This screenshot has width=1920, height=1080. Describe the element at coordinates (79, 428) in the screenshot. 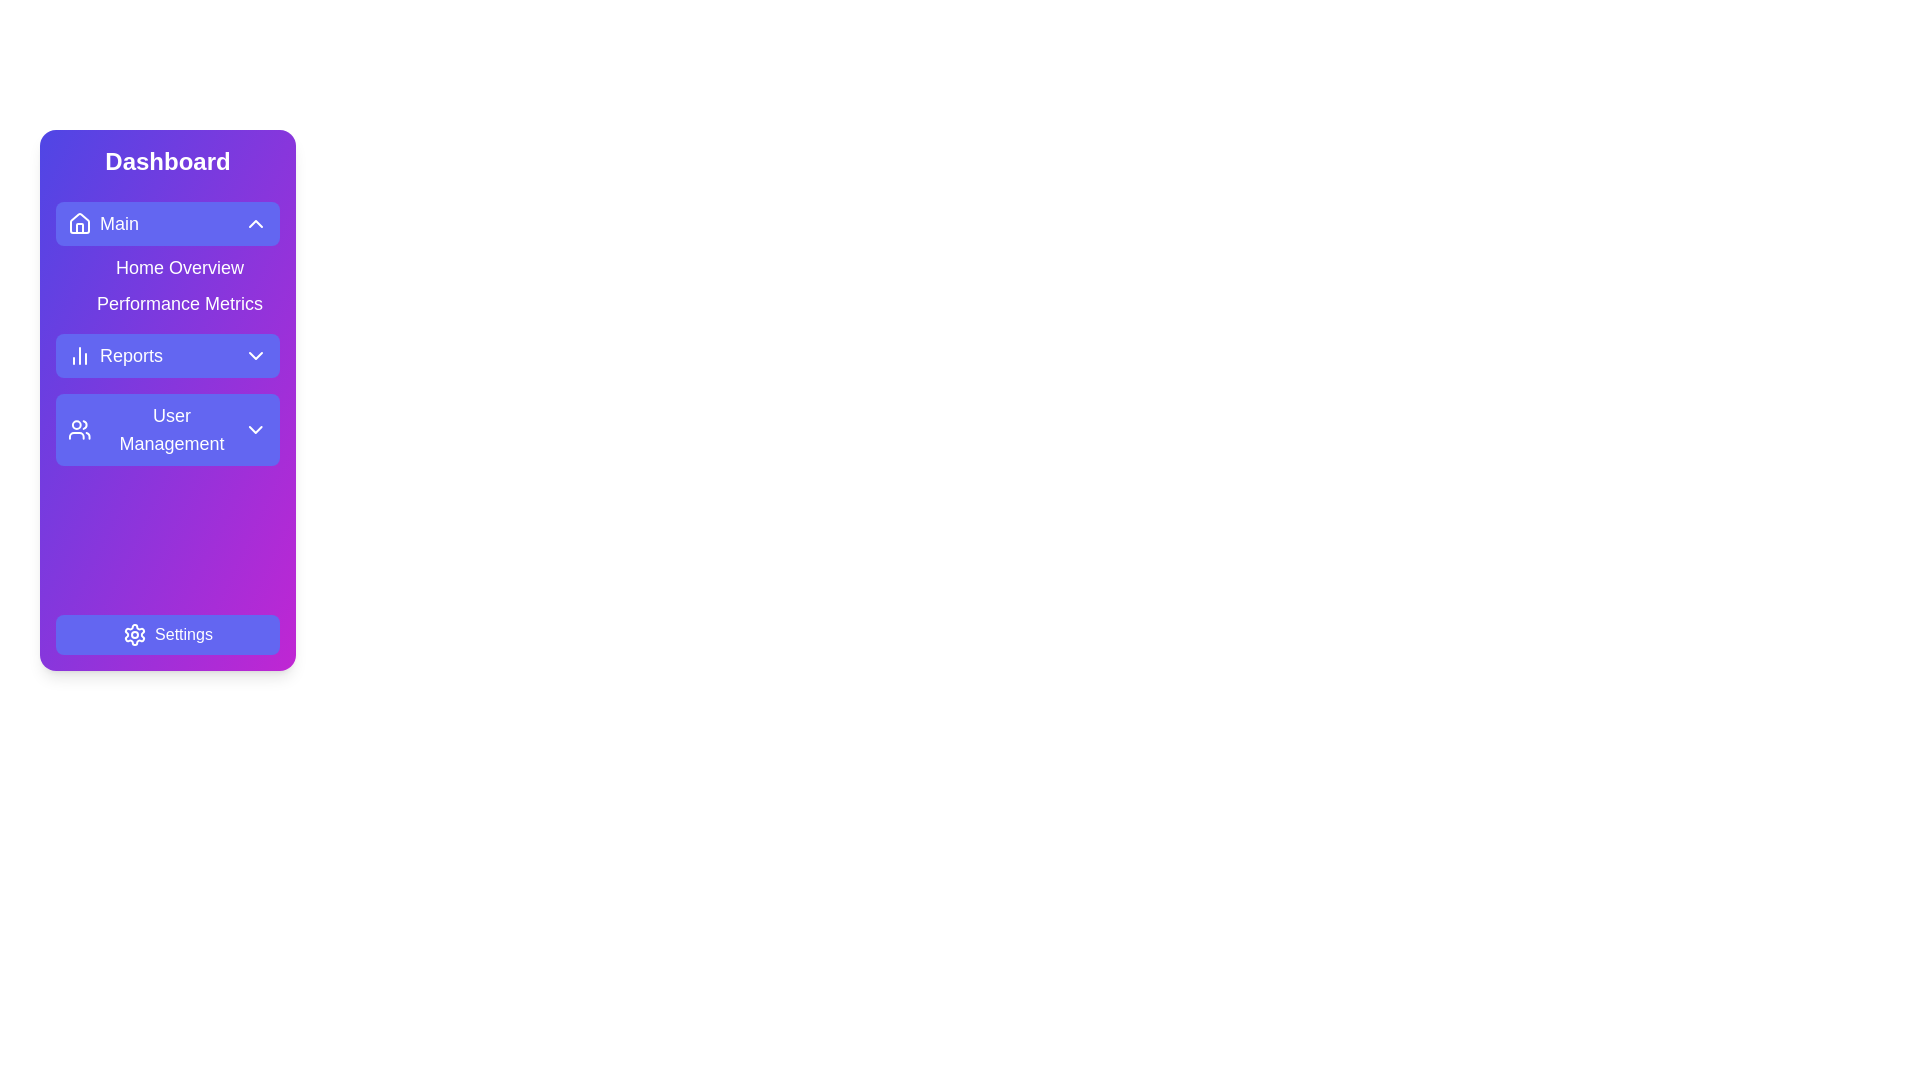

I see `the user management icon located in the sidebar of the dashboard interface, positioned to the left of the 'User Management' text` at that location.